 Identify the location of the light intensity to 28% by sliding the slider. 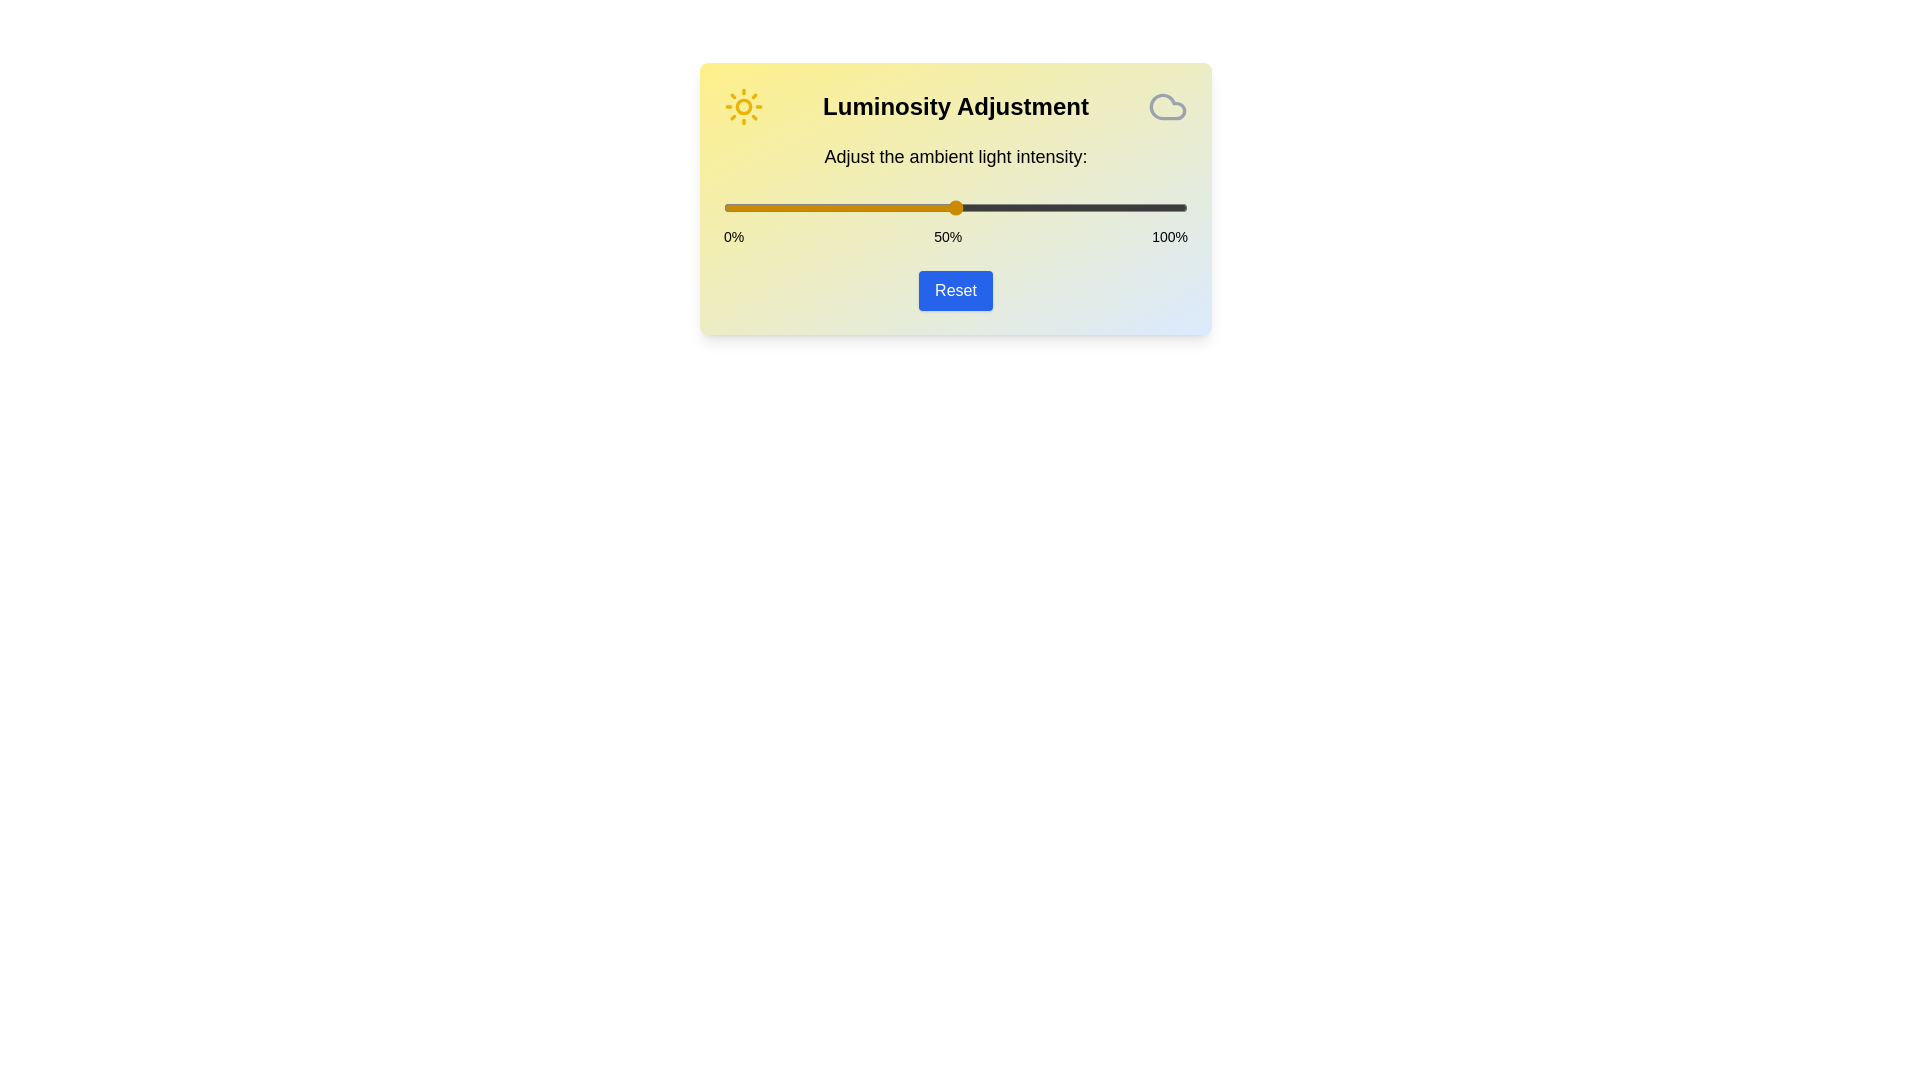
(853, 208).